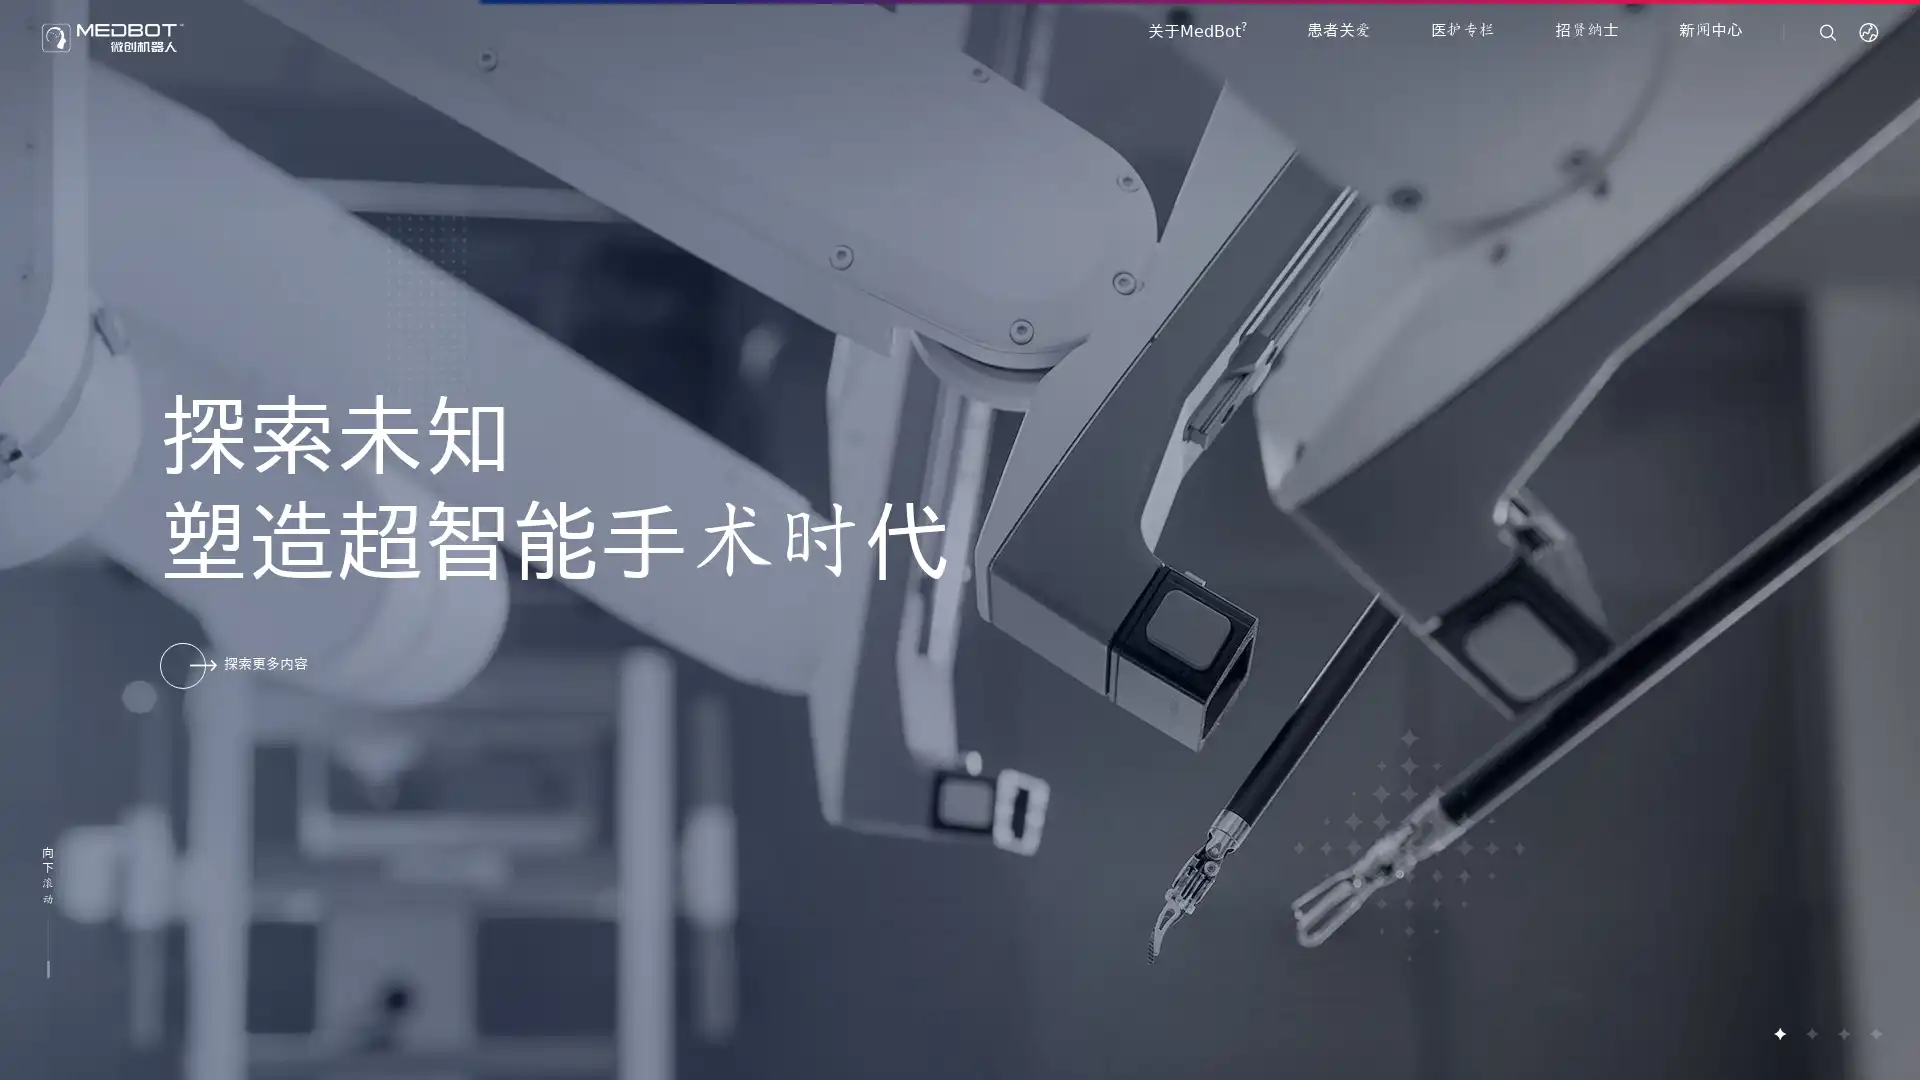 This screenshot has height=1080, width=1920. What do you see at coordinates (1874, 1033) in the screenshot?
I see `Go to slide 4` at bounding box center [1874, 1033].